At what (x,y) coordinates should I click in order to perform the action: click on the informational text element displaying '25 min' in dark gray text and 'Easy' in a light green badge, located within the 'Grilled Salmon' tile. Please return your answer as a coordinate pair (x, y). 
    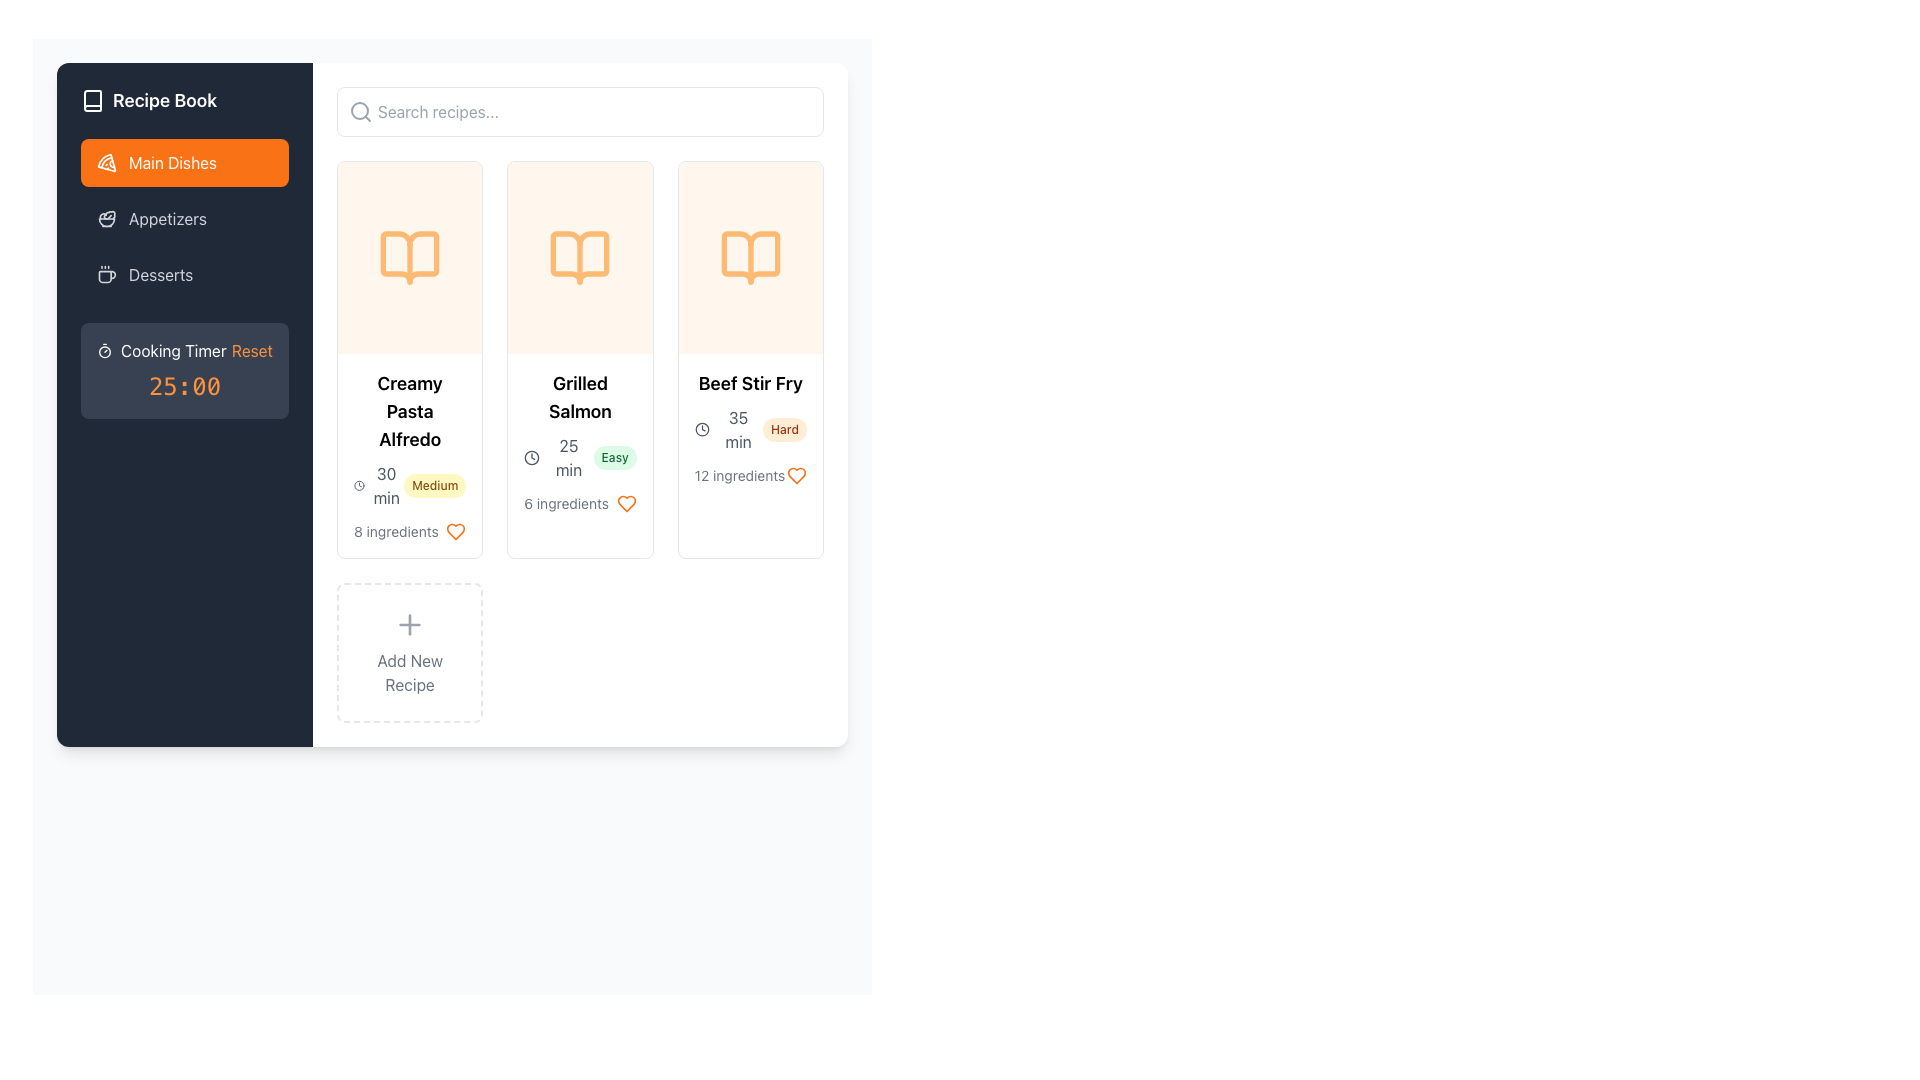
    Looking at the image, I should click on (579, 458).